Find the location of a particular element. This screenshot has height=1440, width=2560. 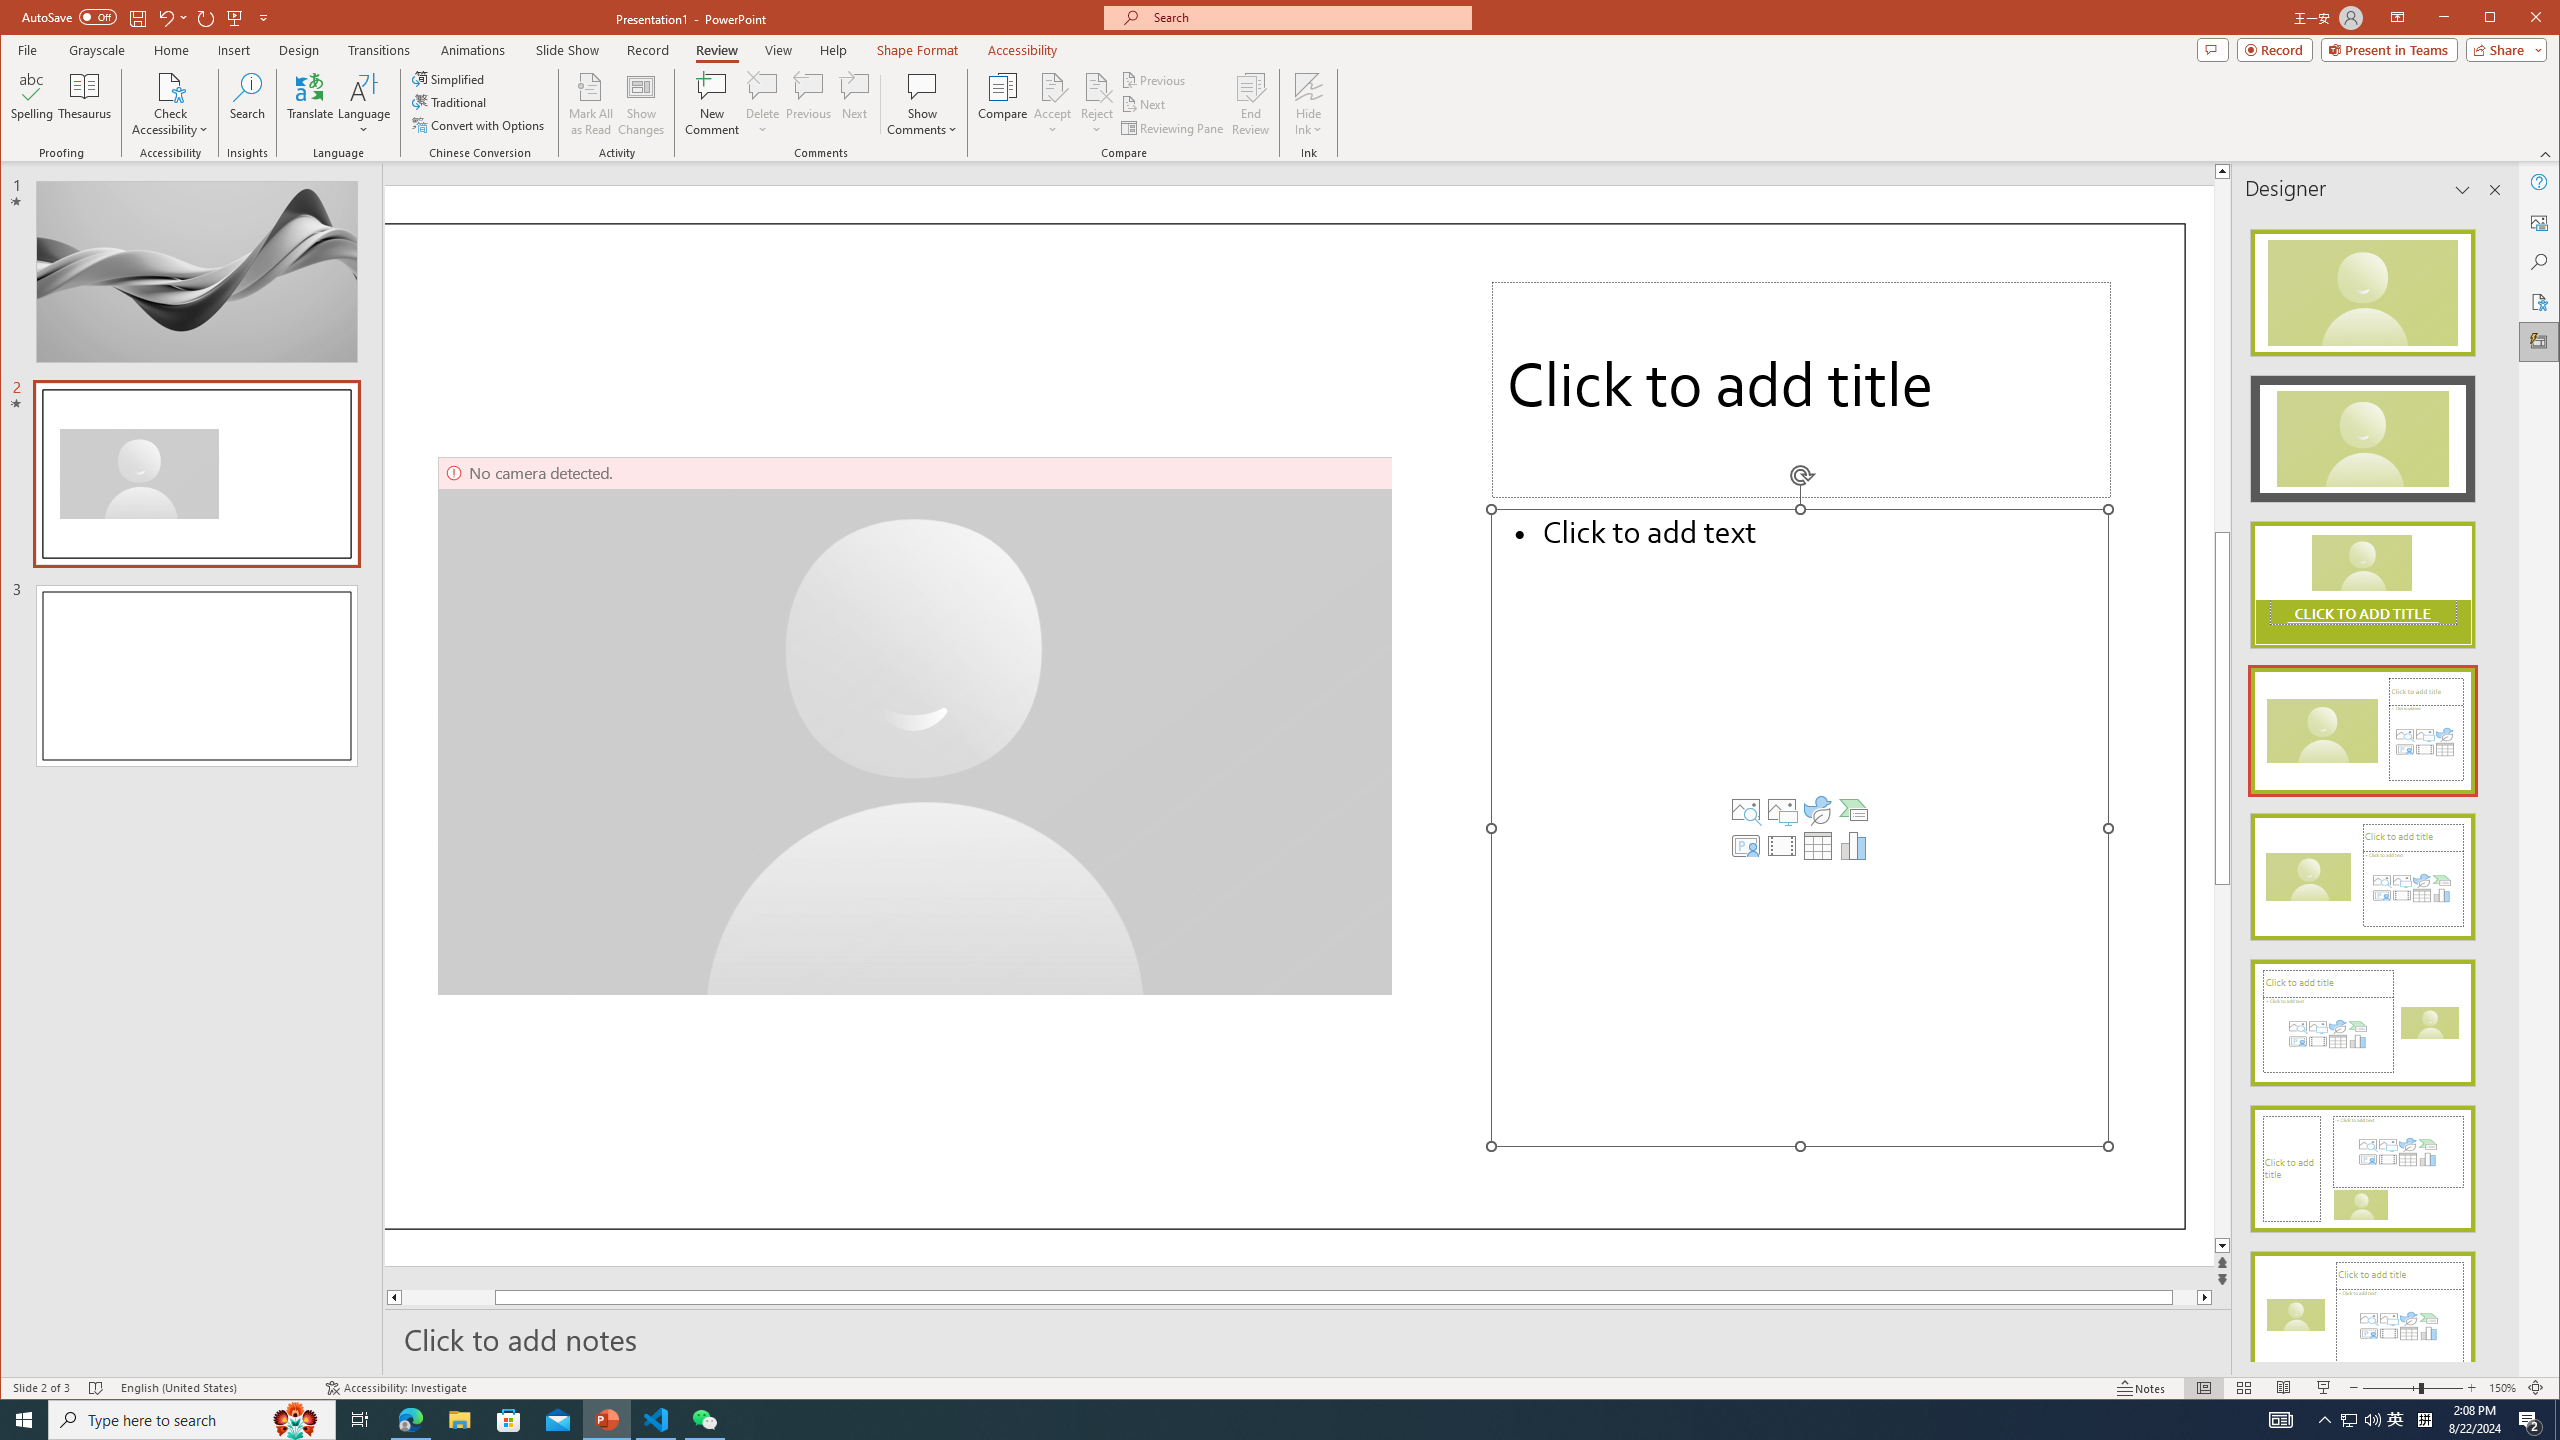

'Compare' is located at coordinates (1002, 103).